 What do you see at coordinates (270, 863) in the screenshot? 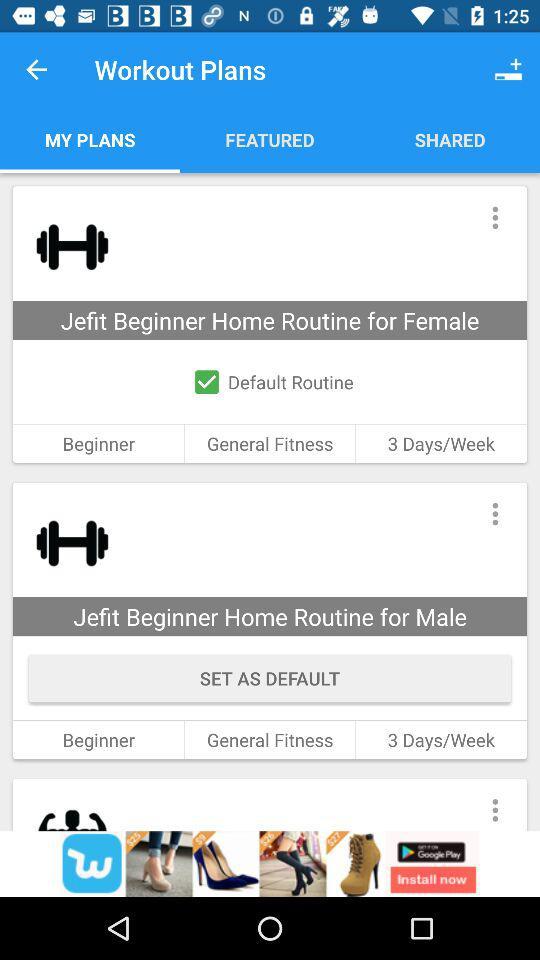
I see `a` at bounding box center [270, 863].